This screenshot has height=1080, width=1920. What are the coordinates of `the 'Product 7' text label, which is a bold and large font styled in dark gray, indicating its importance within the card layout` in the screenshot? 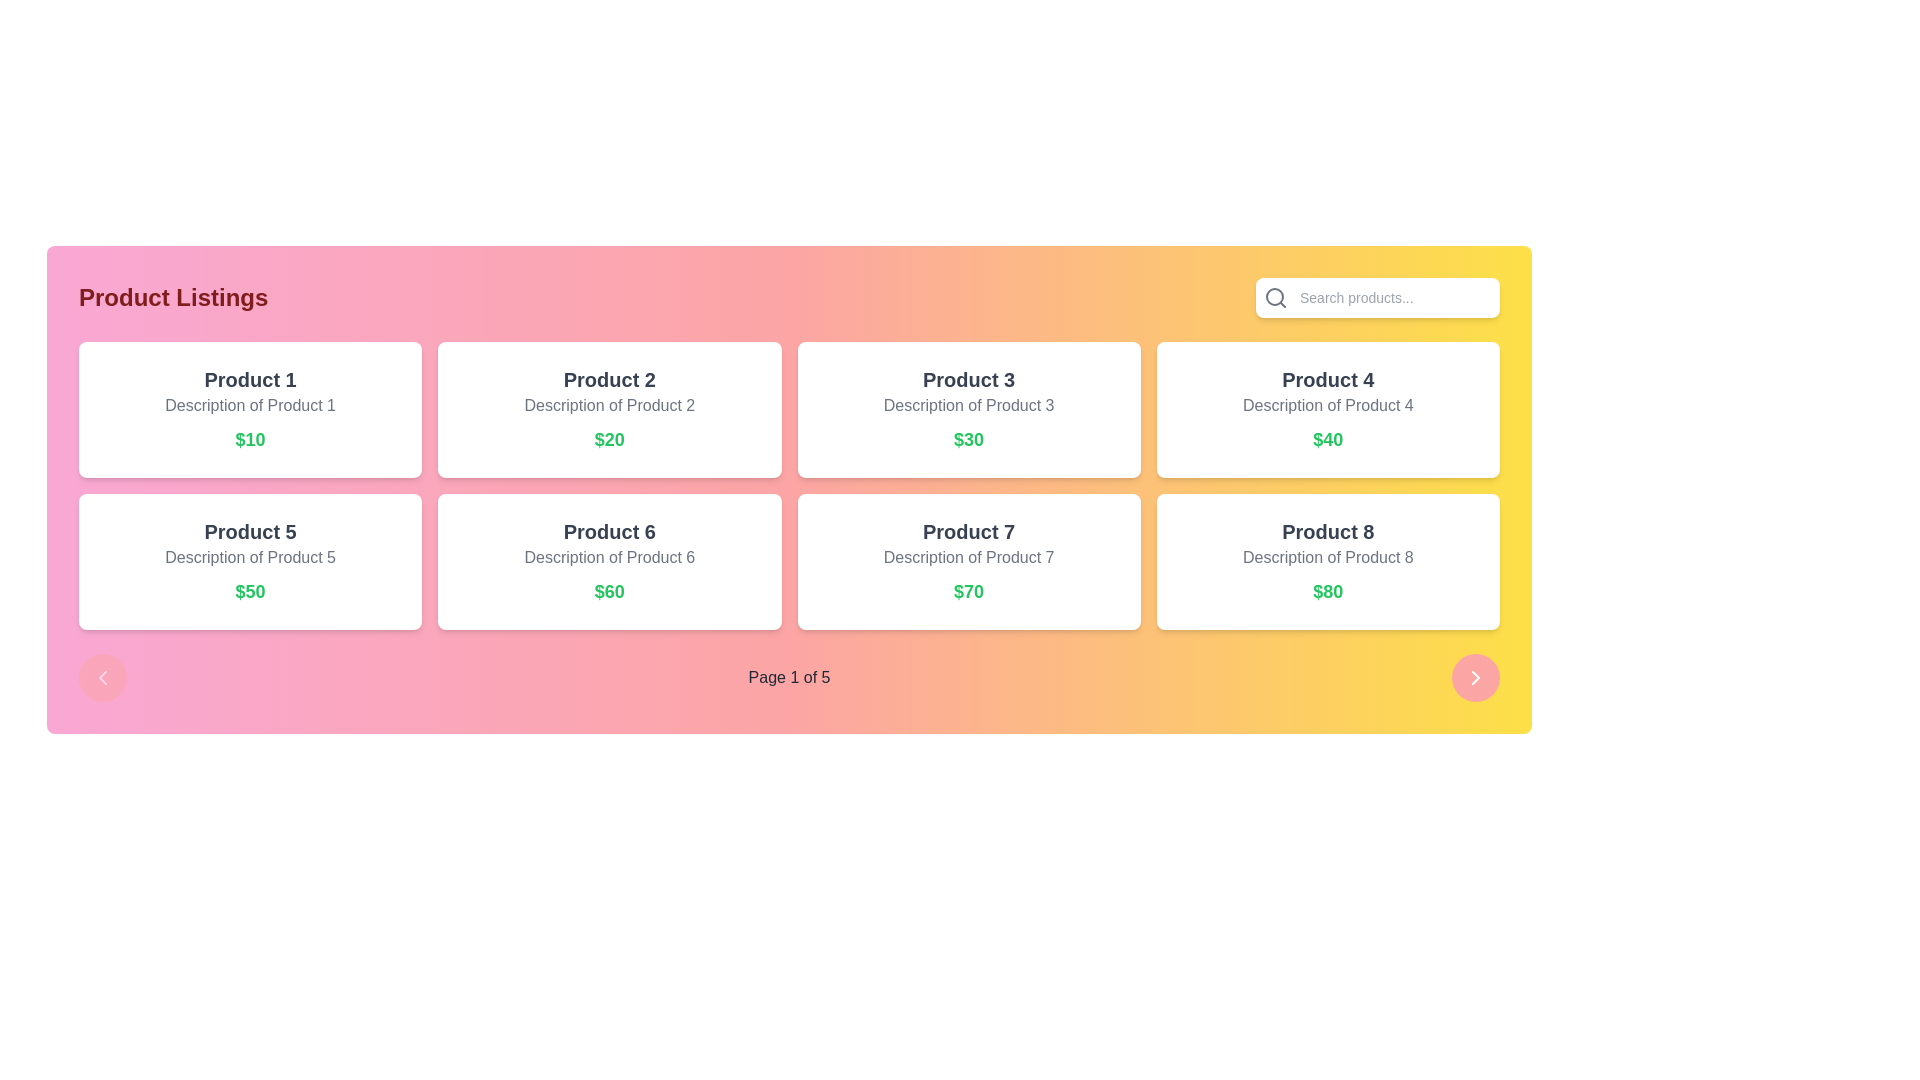 It's located at (969, 531).